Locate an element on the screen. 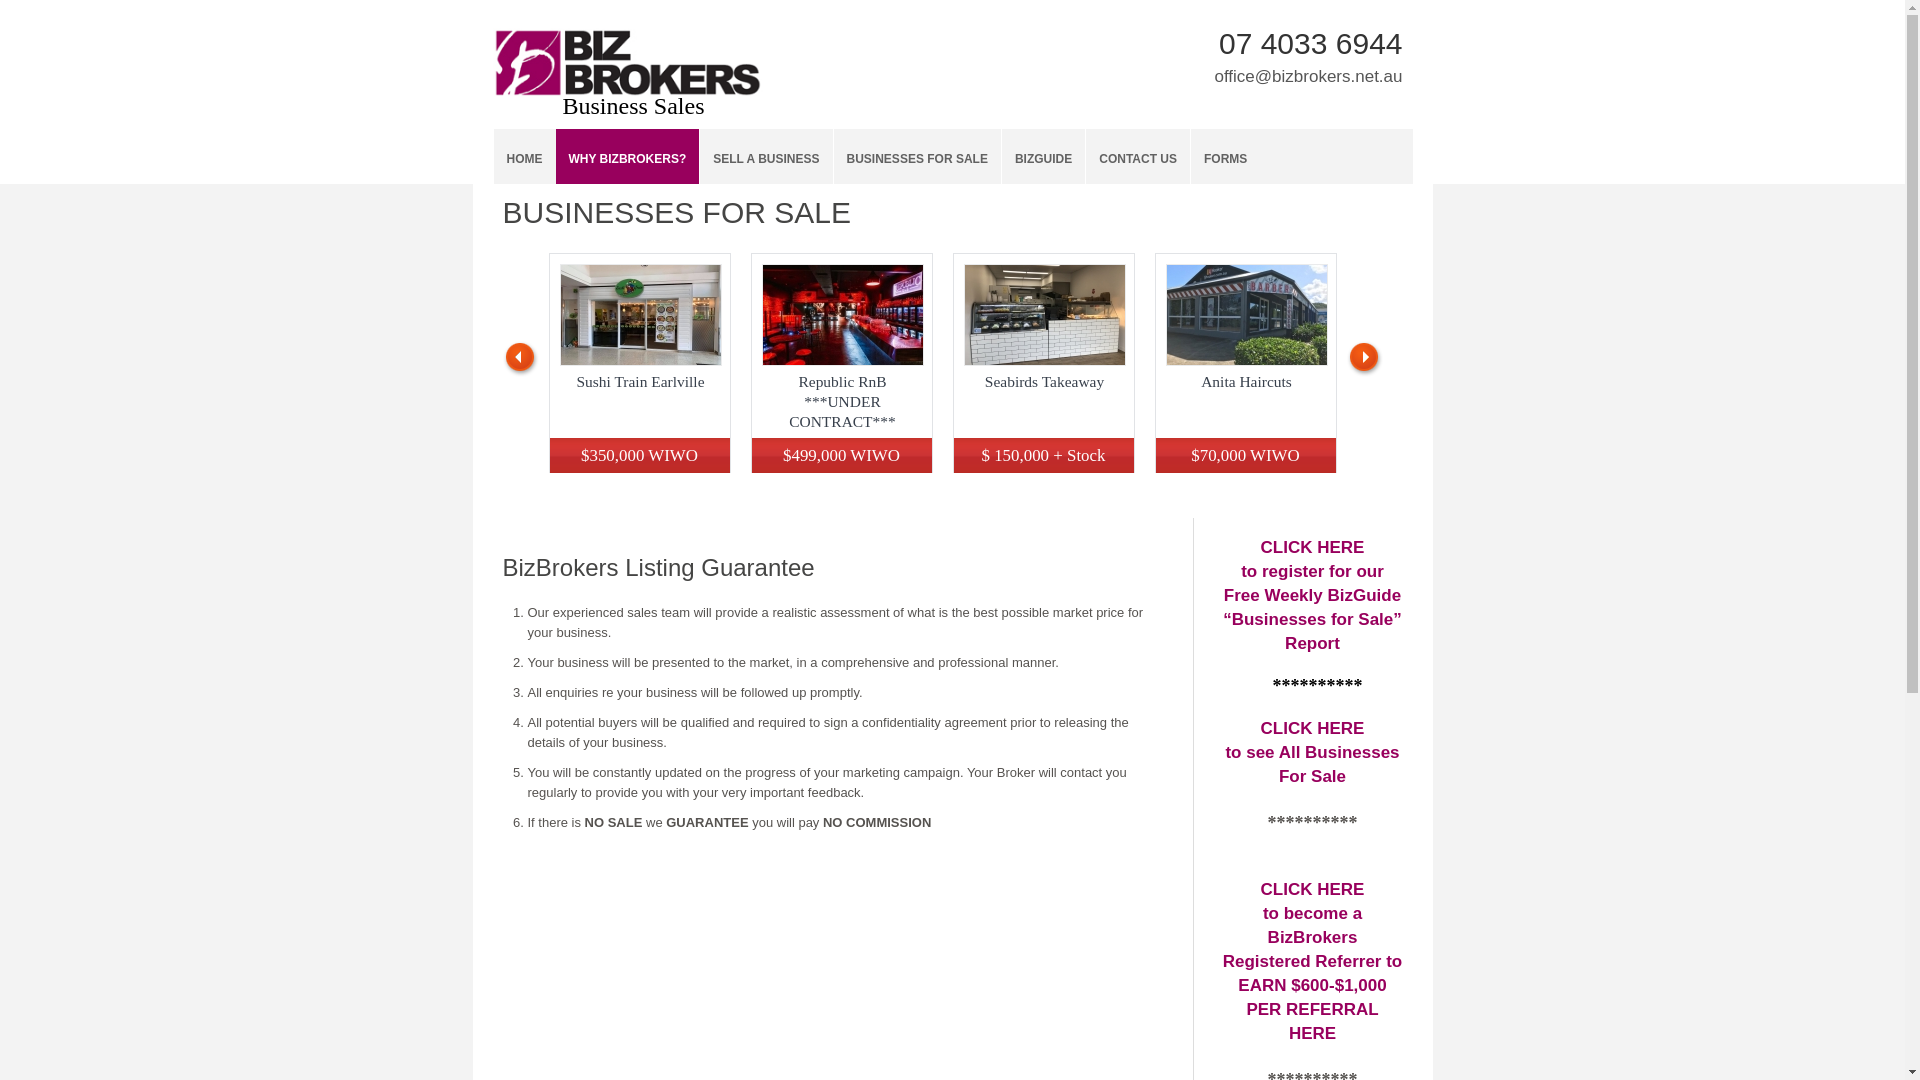  'Seabirds Takeaway' is located at coordinates (1043, 381).